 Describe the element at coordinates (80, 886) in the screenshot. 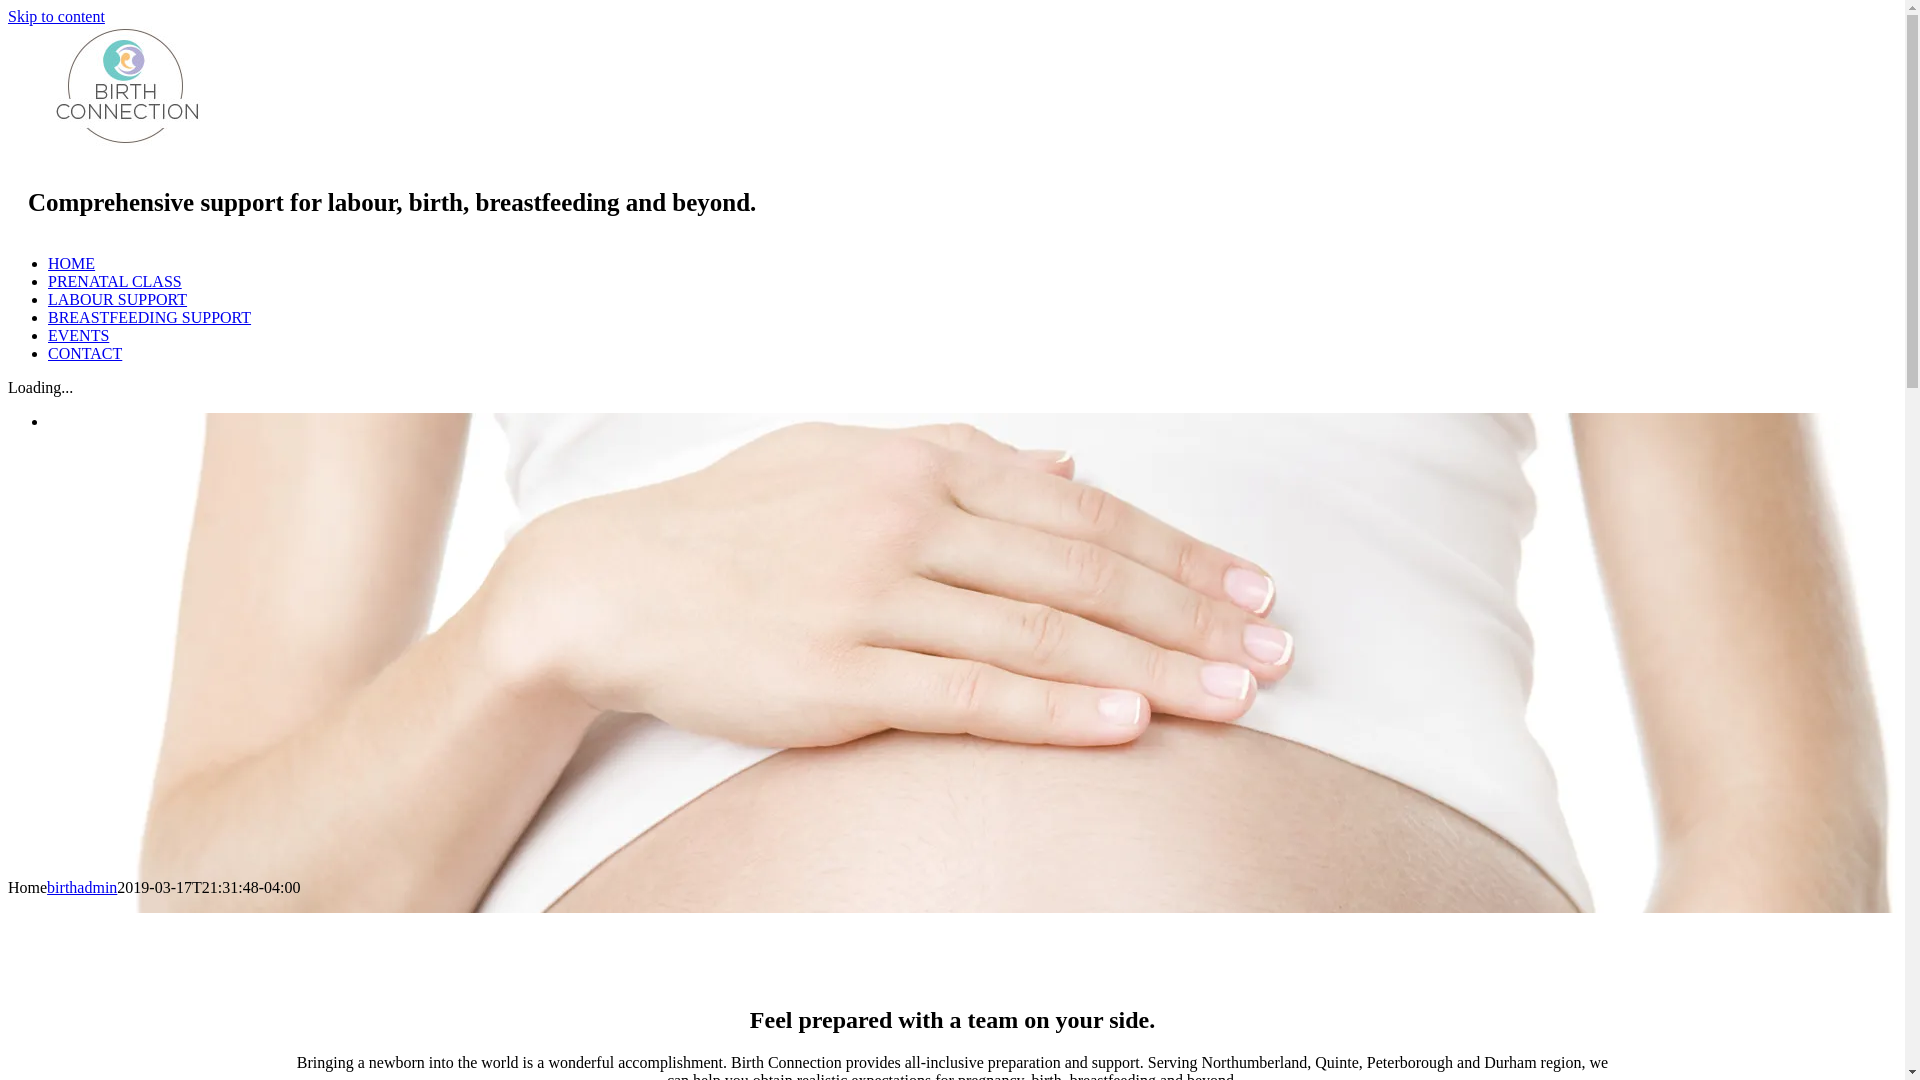

I see `'birthadmin'` at that location.